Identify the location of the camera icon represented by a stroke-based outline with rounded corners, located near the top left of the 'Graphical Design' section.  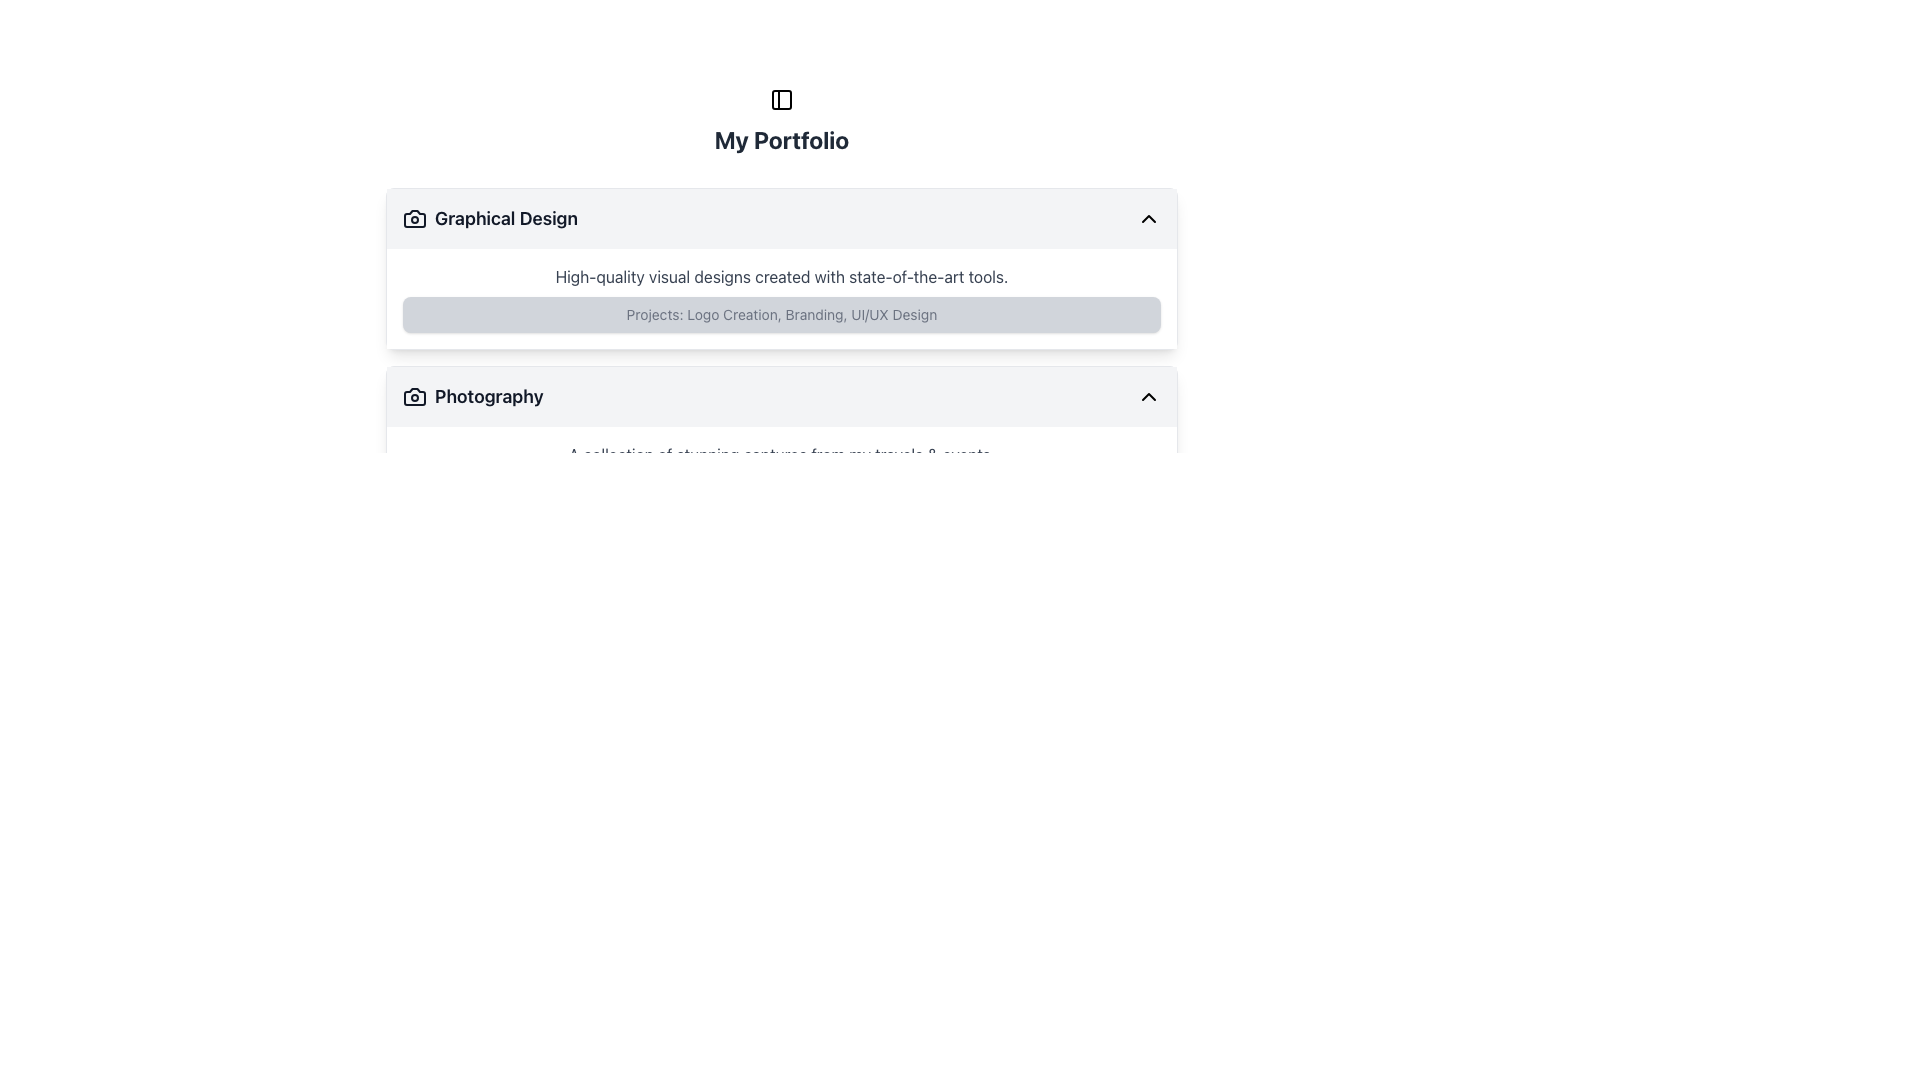
(413, 219).